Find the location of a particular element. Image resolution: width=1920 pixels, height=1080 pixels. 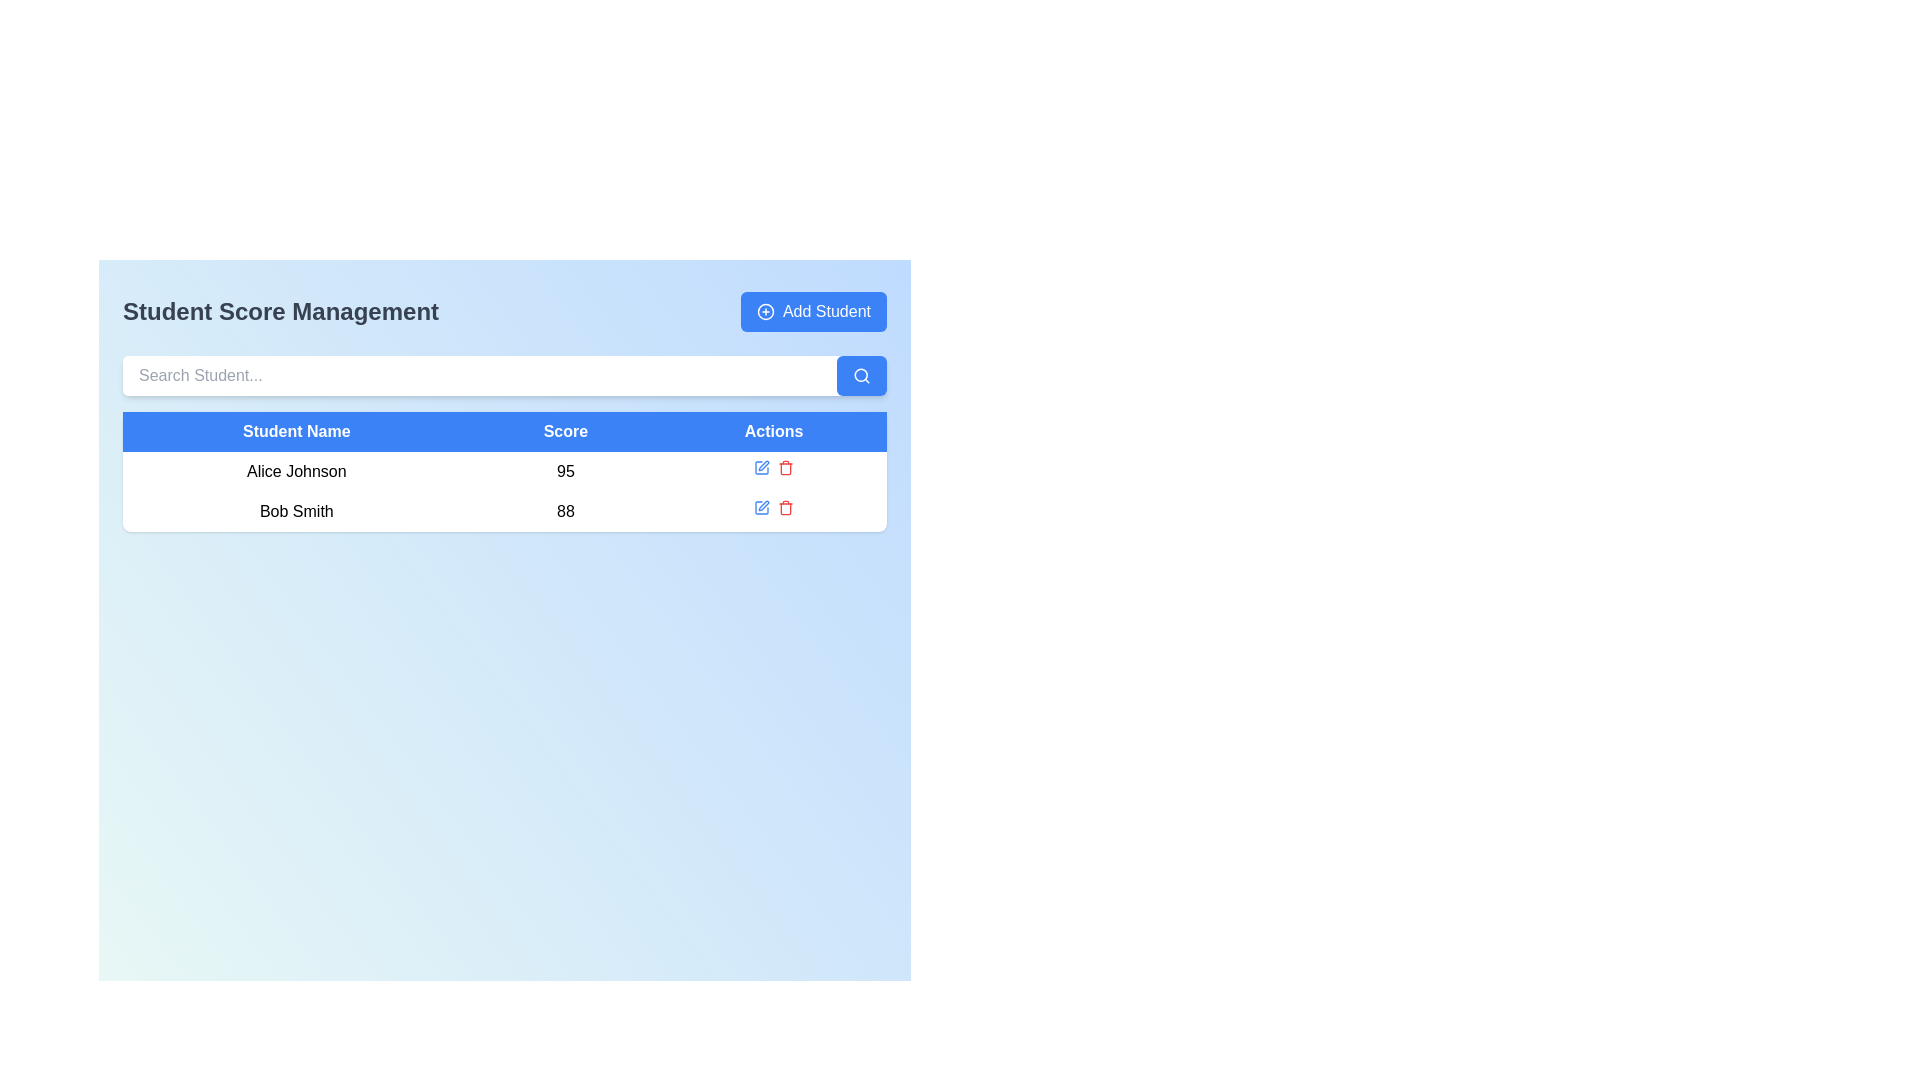

the bold textual heading 'Student Score Management' which is prominently displayed at the top-left of the interface is located at coordinates (280, 312).